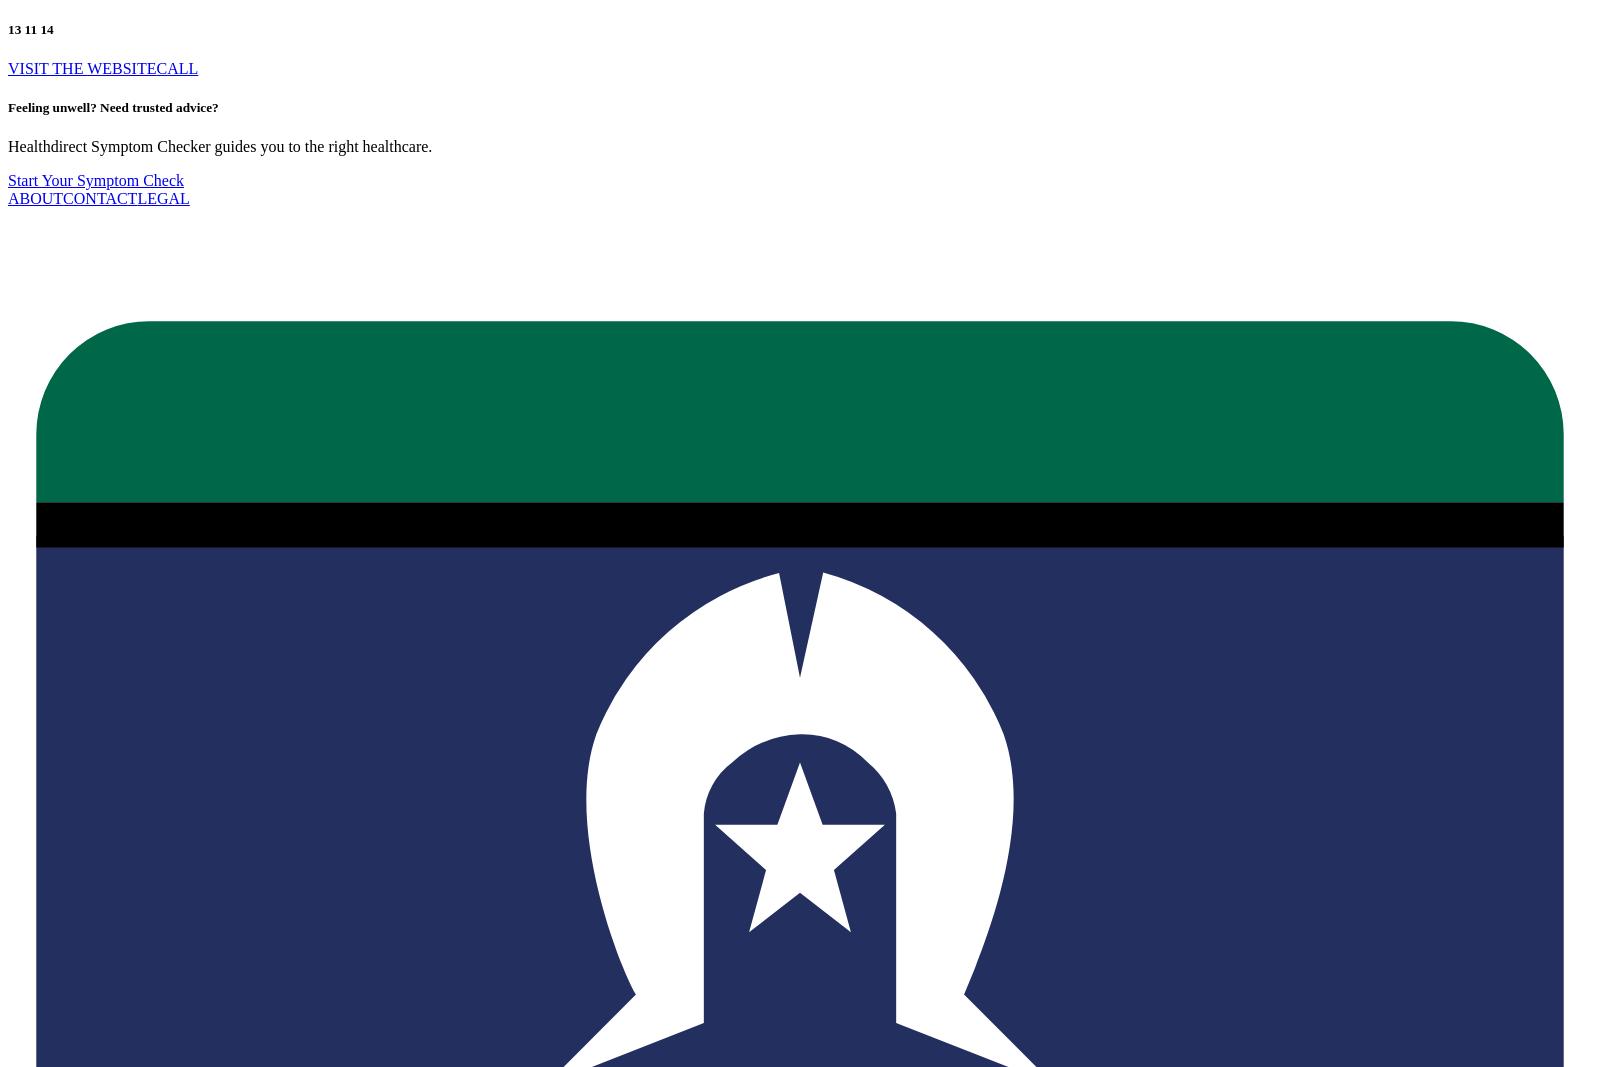 The height and width of the screenshot is (1067, 1600). Describe the element at coordinates (7, 66) in the screenshot. I see `'VISIT THE'` at that location.